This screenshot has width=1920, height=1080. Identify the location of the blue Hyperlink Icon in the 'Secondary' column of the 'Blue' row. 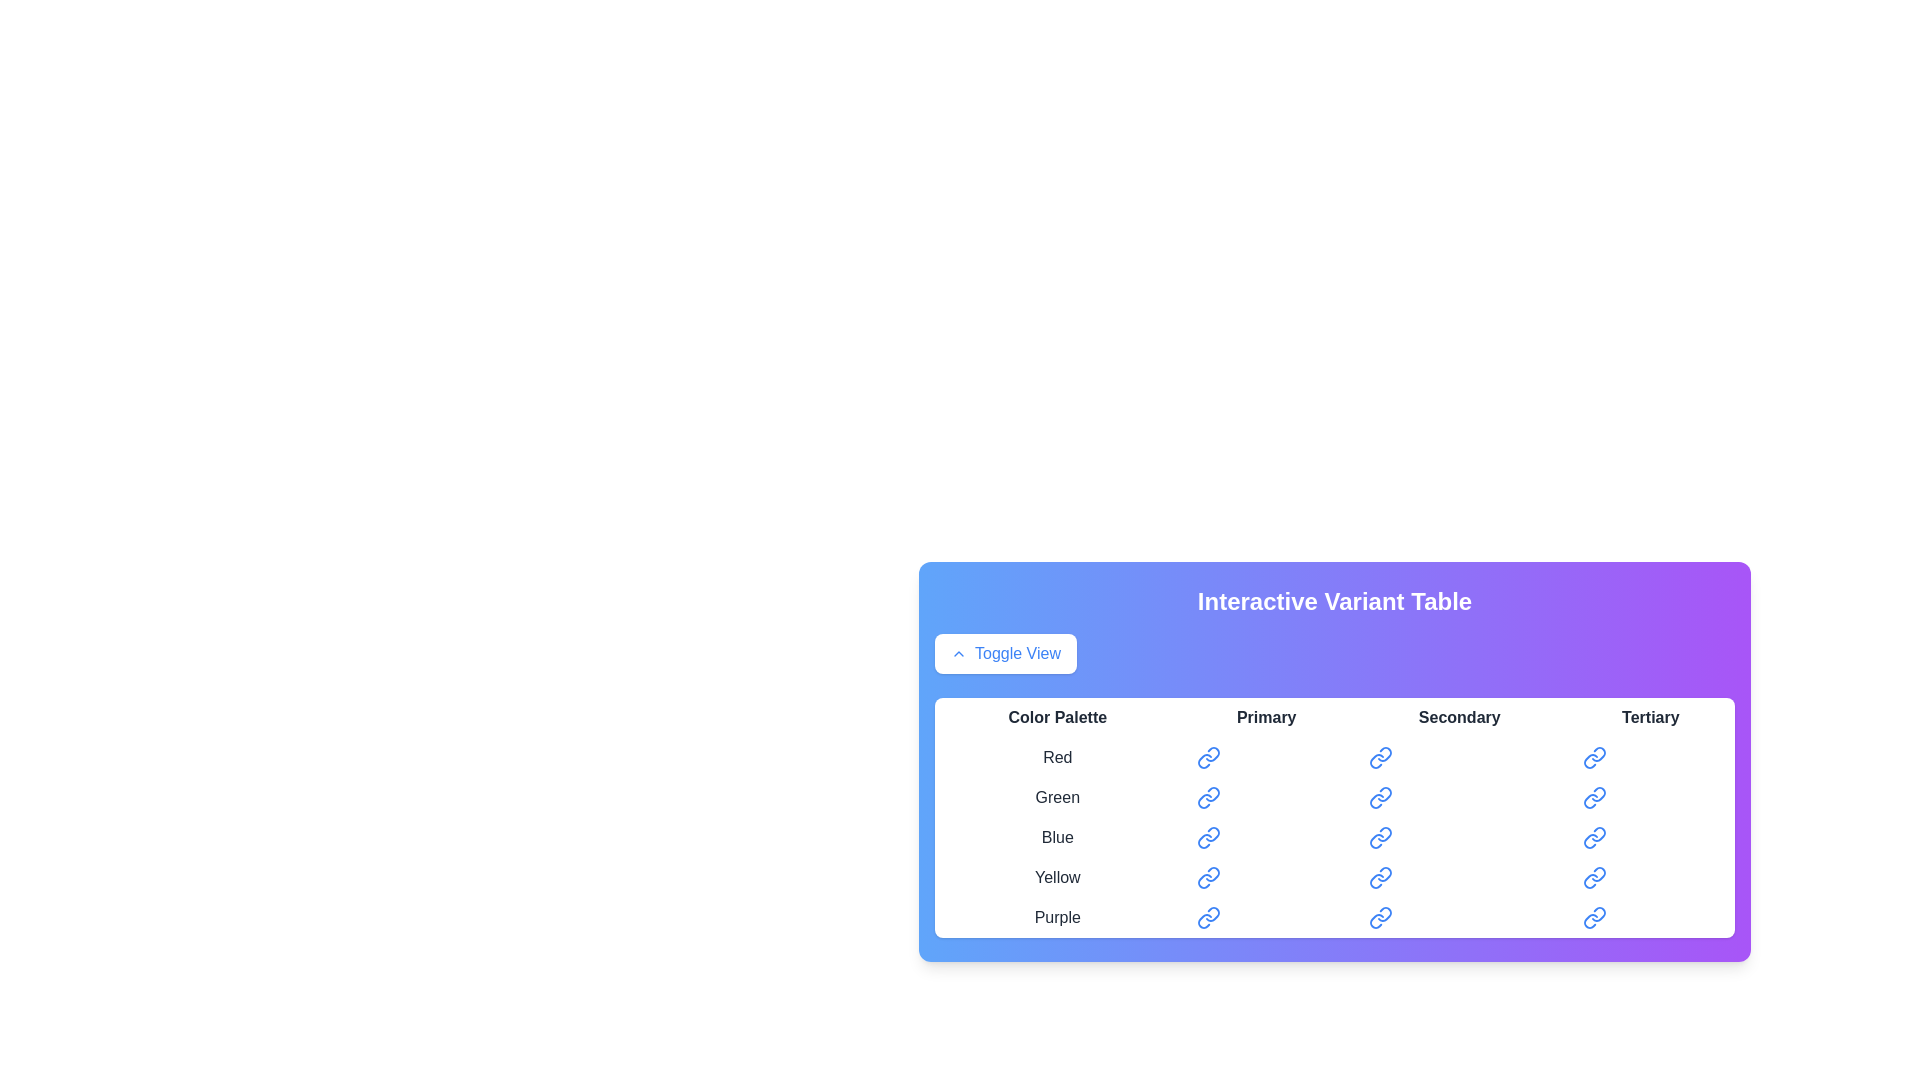
(1379, 837).